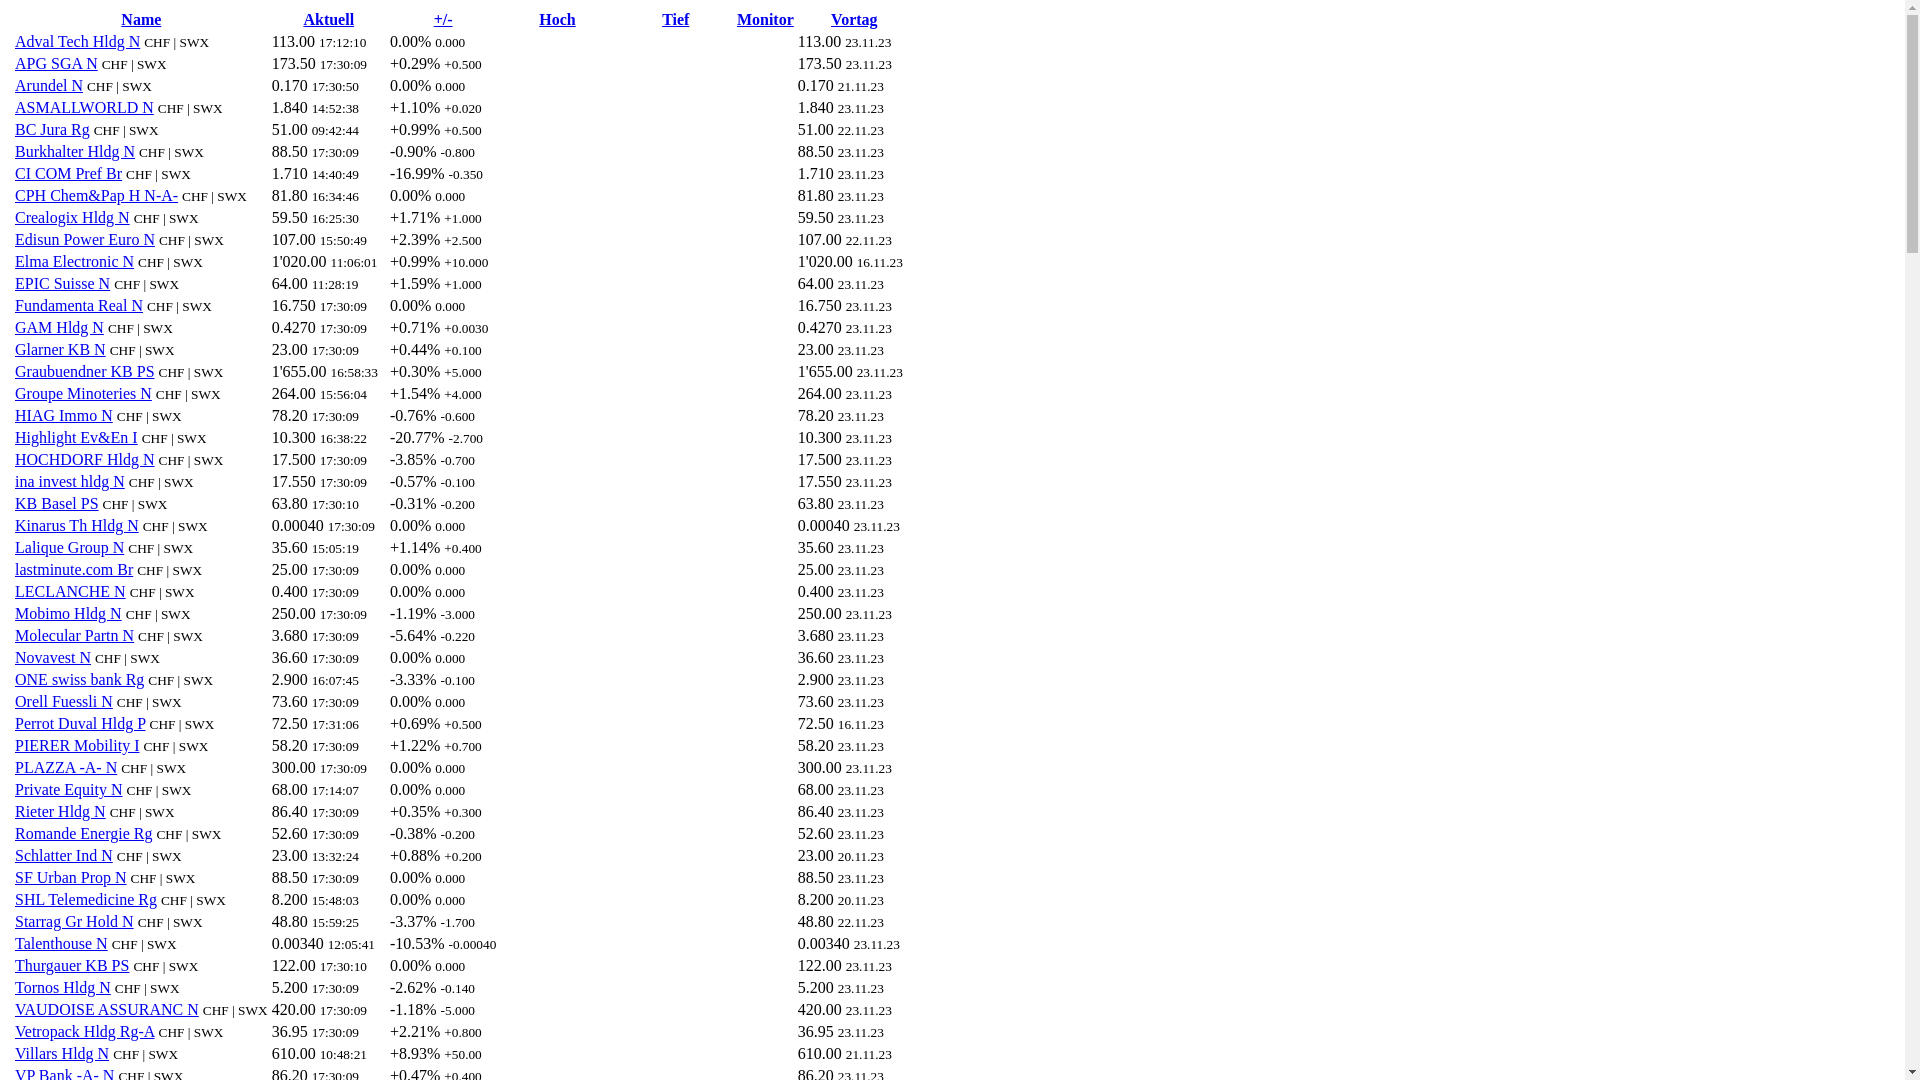  What do you see at coordinates (70, 481) in the screenshot?
I see `'ina invest hldg N'` at bounding box center [70, 481].